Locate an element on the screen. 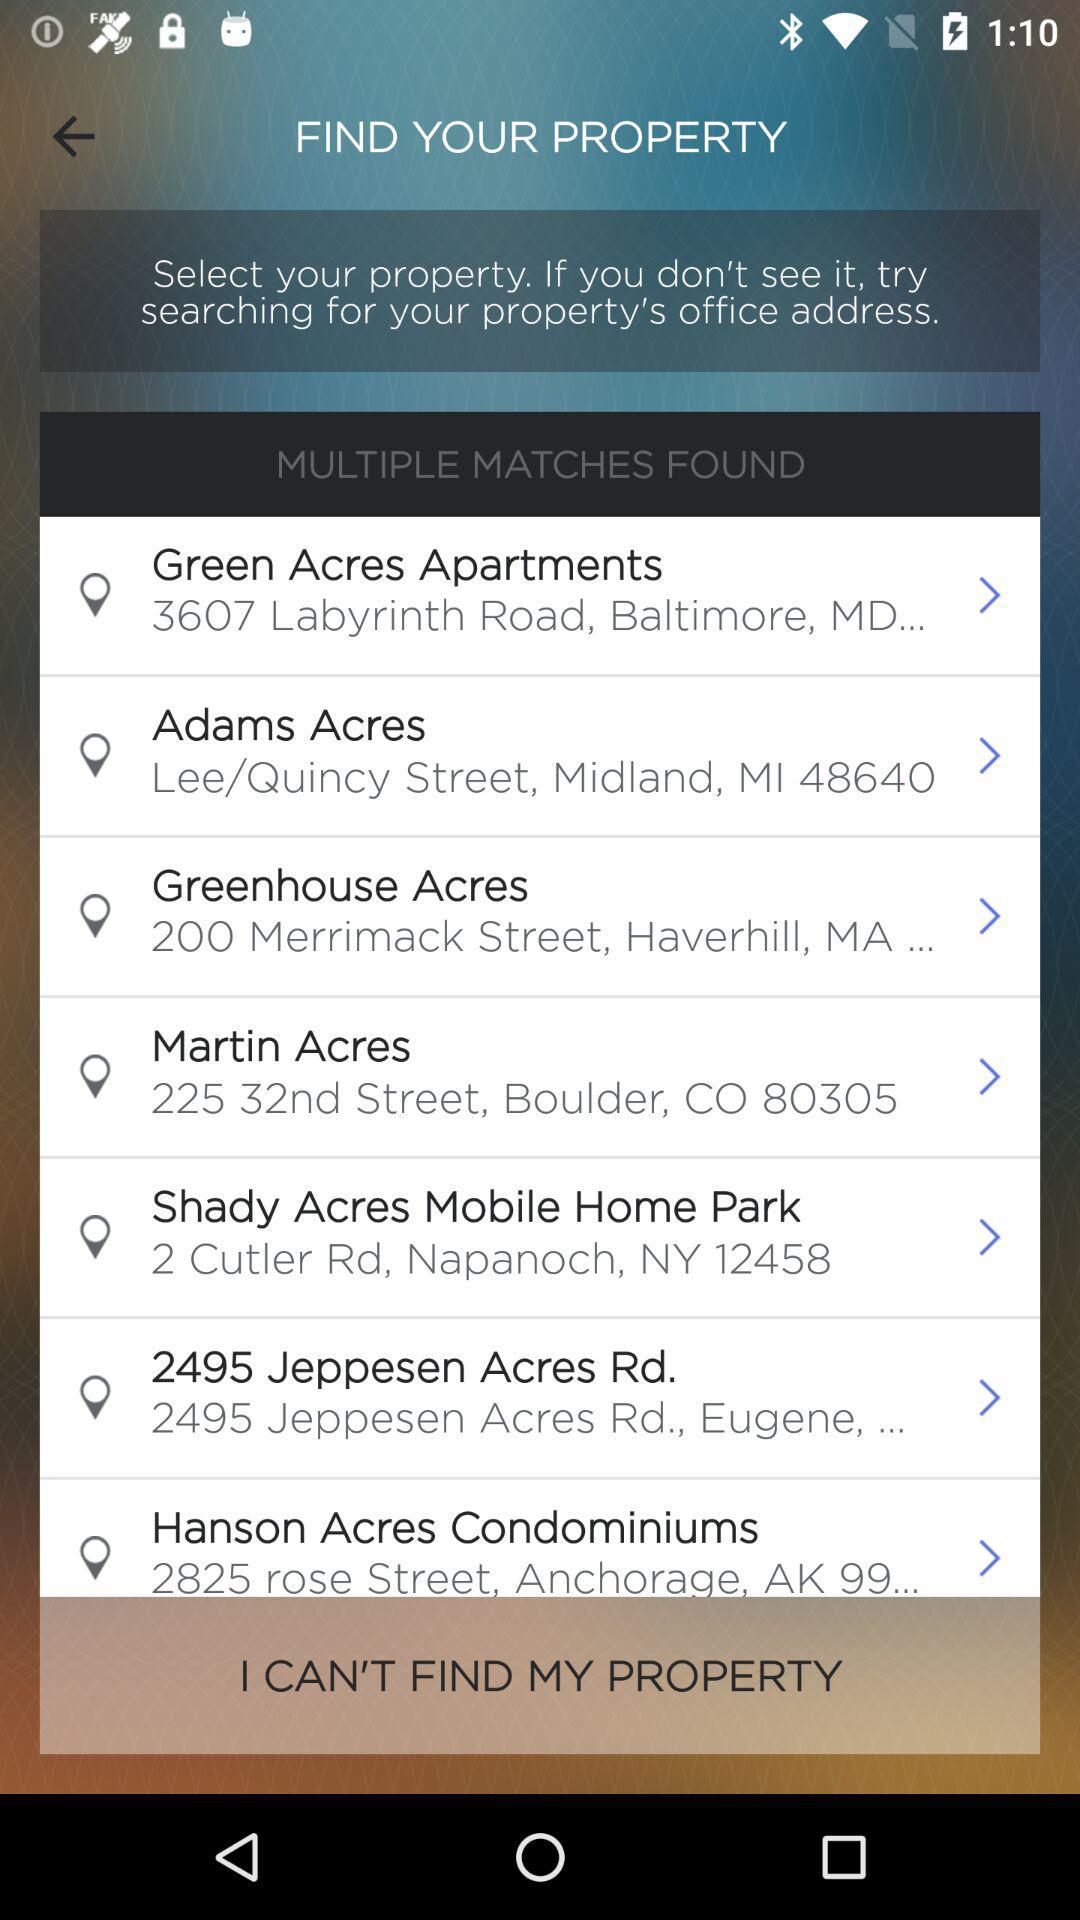 The height and width of the screenshot is (1920, 1080). app next to find your property icon is located at coordinates (72, 135).